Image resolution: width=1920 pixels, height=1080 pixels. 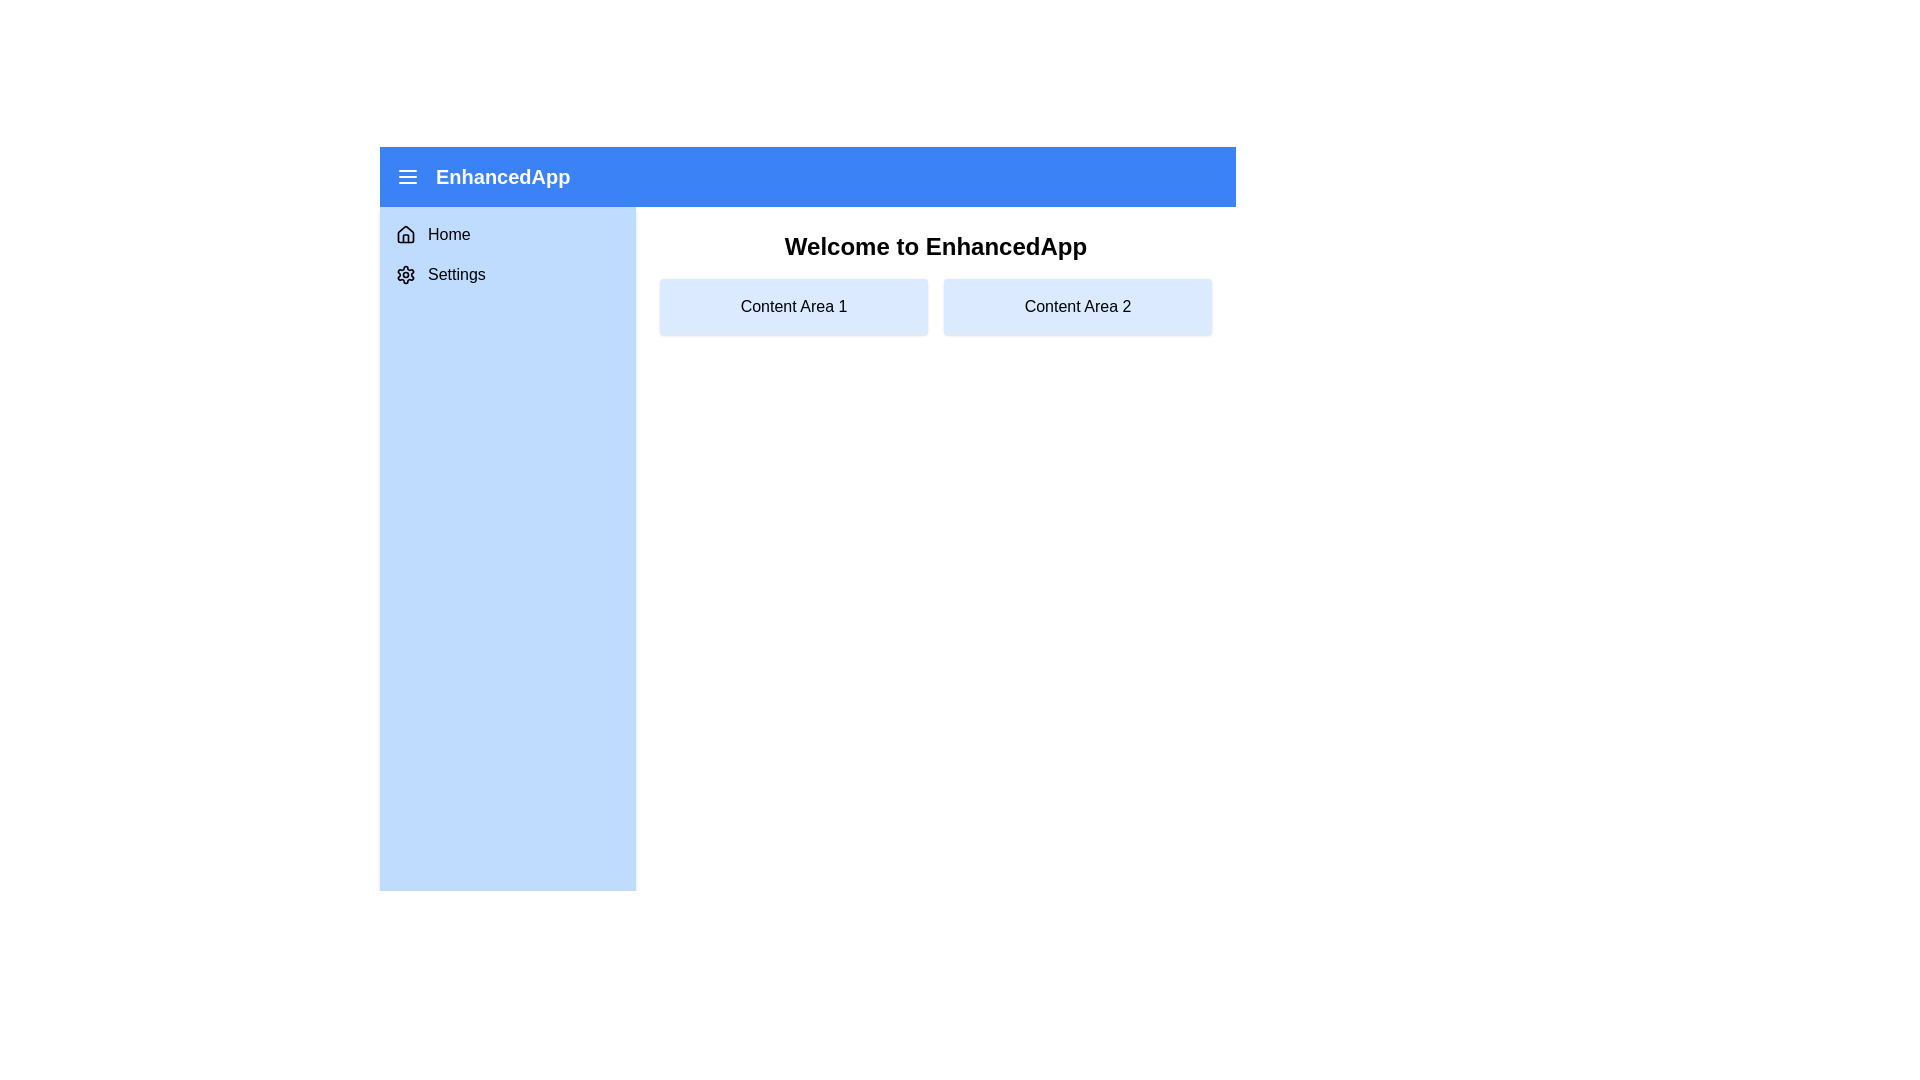 I want to click on the navigation button located in the left sidebar, positioned directly below the 'Home' menu item, so click(x=508, y=274).